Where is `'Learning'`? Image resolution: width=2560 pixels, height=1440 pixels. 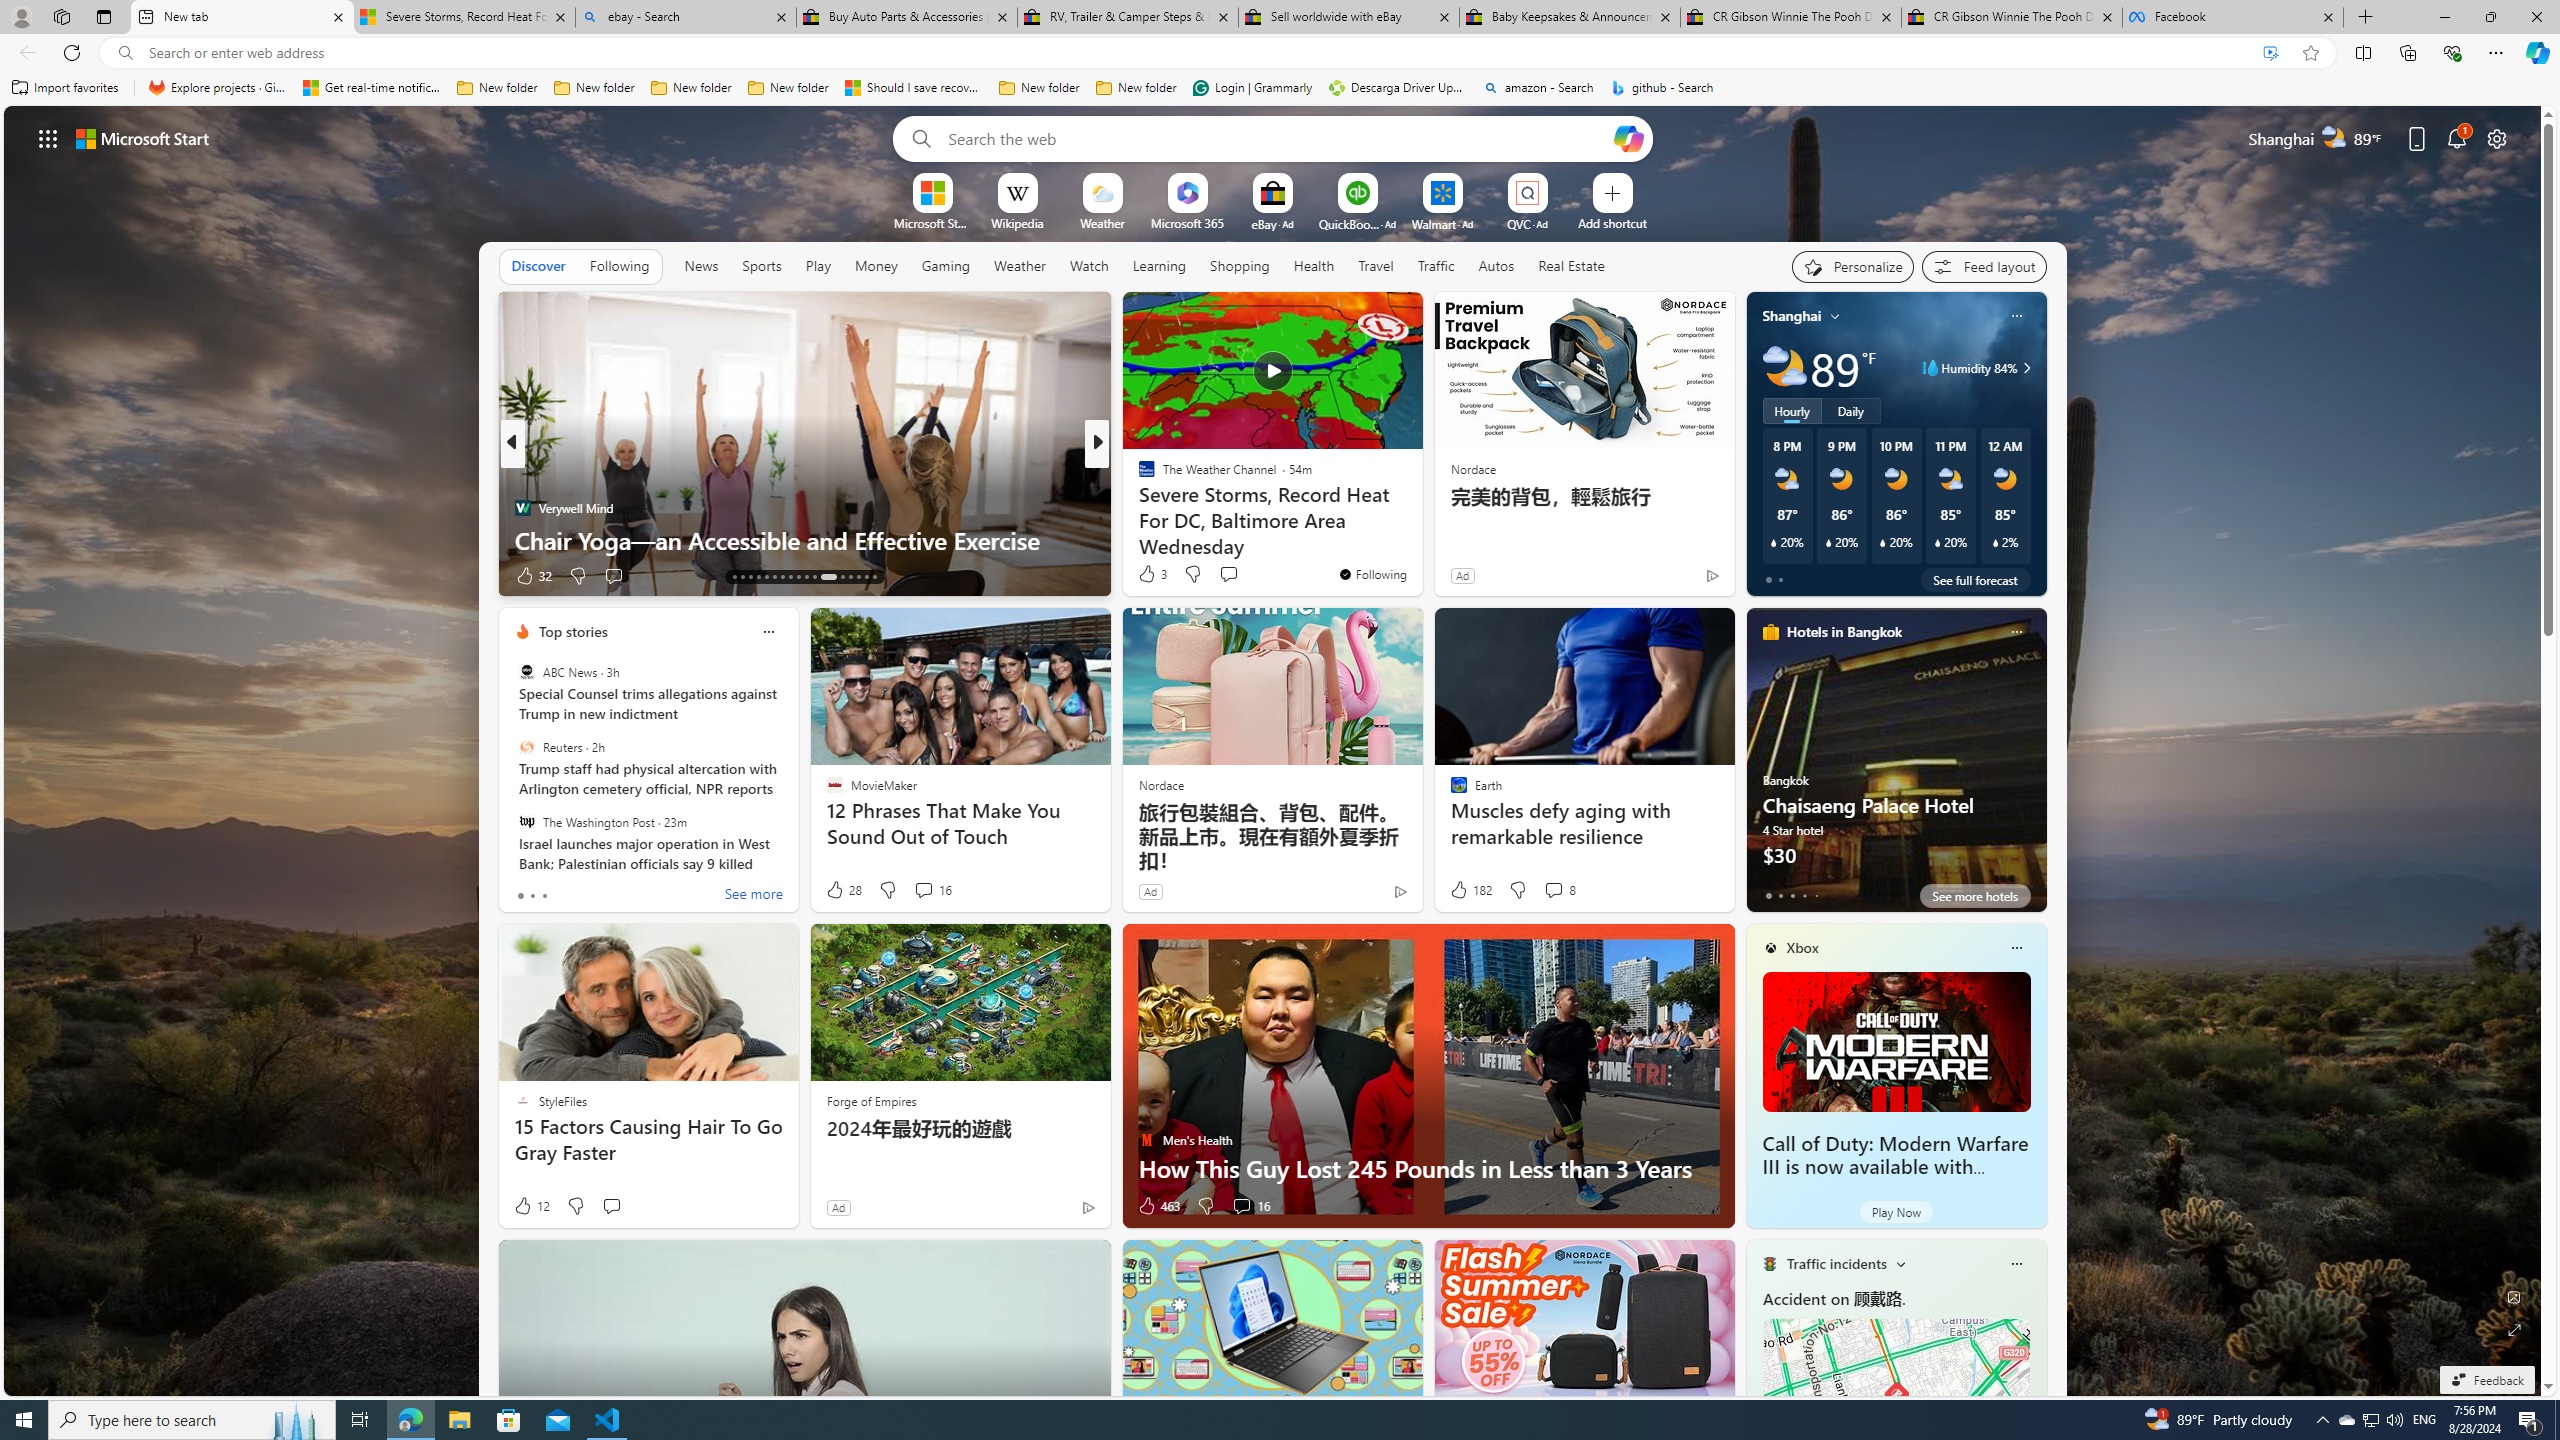 'Learning' is located at coordinates (1157, 264).